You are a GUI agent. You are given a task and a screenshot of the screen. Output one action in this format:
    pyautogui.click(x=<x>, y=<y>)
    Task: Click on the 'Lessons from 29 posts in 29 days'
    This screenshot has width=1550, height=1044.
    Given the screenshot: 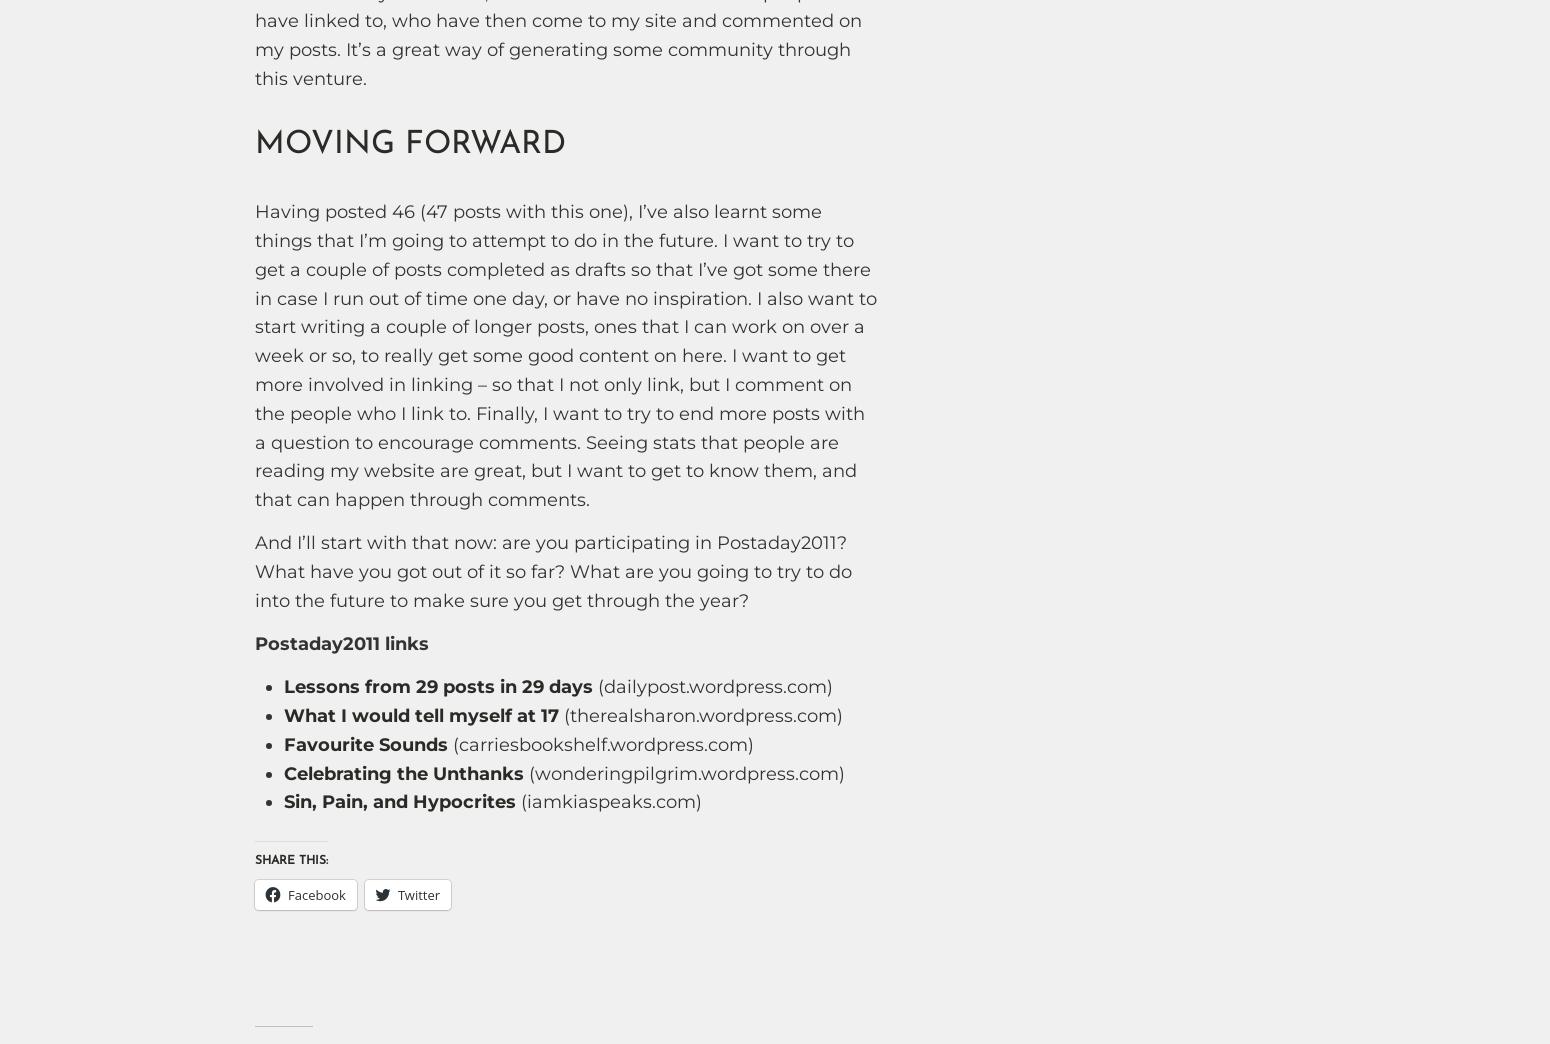 What is the action you would take?
    pyautogui.click(x=437, y=686)
    